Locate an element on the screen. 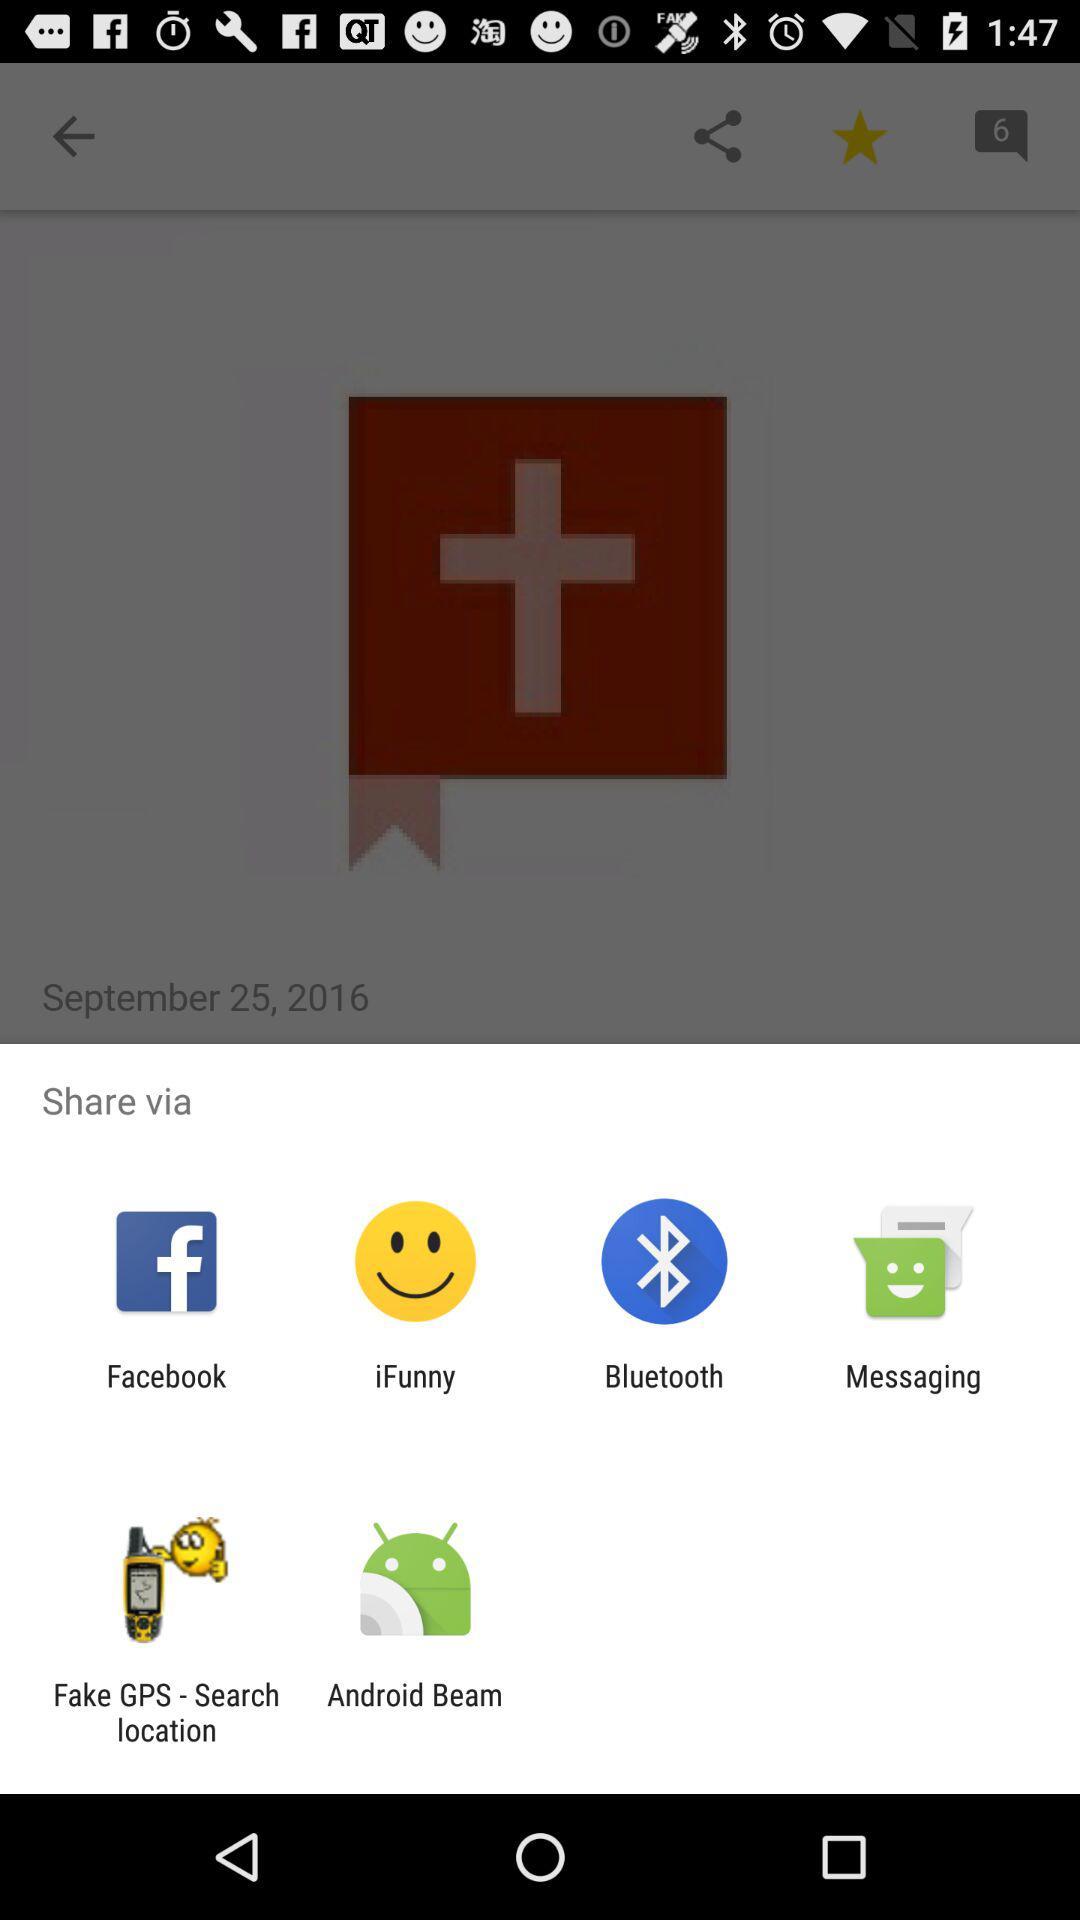  the app to the right of the ifunny is located at coordinates (664, 1392).